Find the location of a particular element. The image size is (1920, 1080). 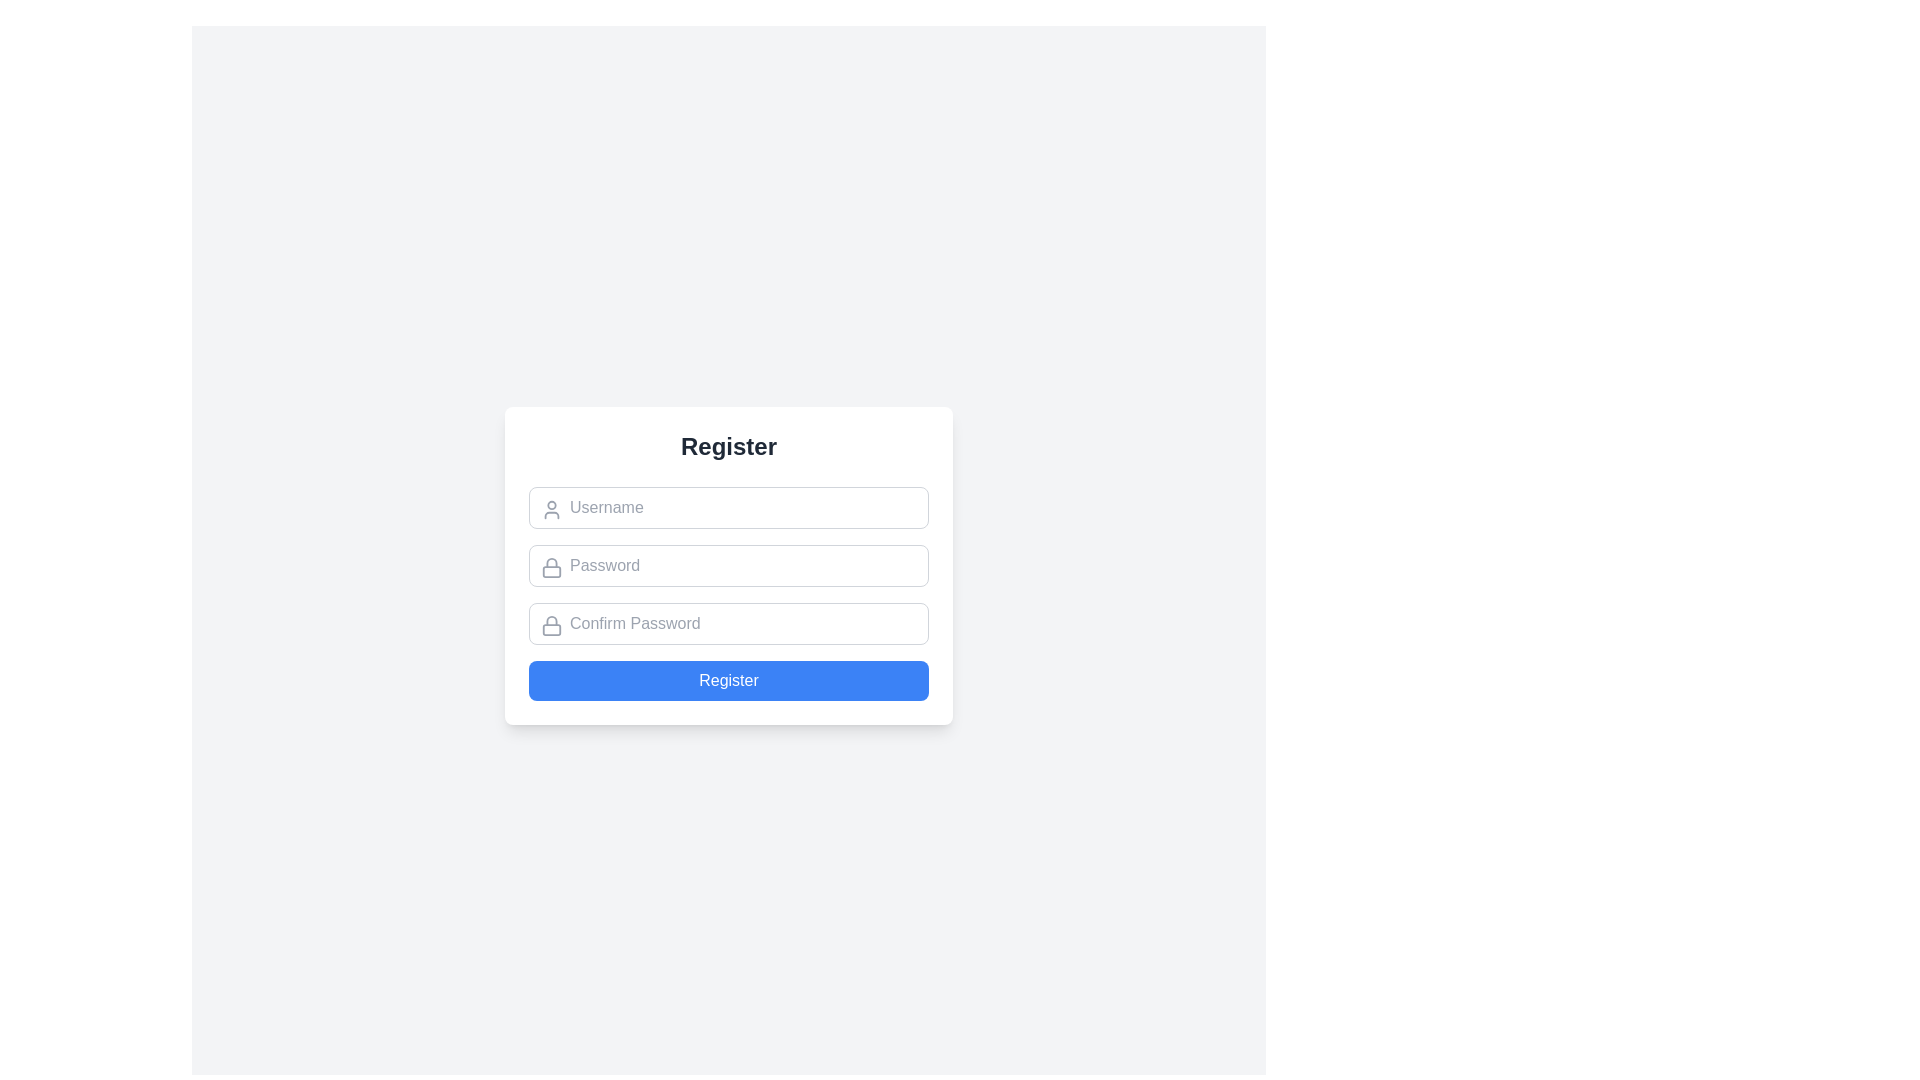

the icon indicating password input, located to the left of the 'Confirm Password' text input field on the registration form is located at coordinates (552, 624).